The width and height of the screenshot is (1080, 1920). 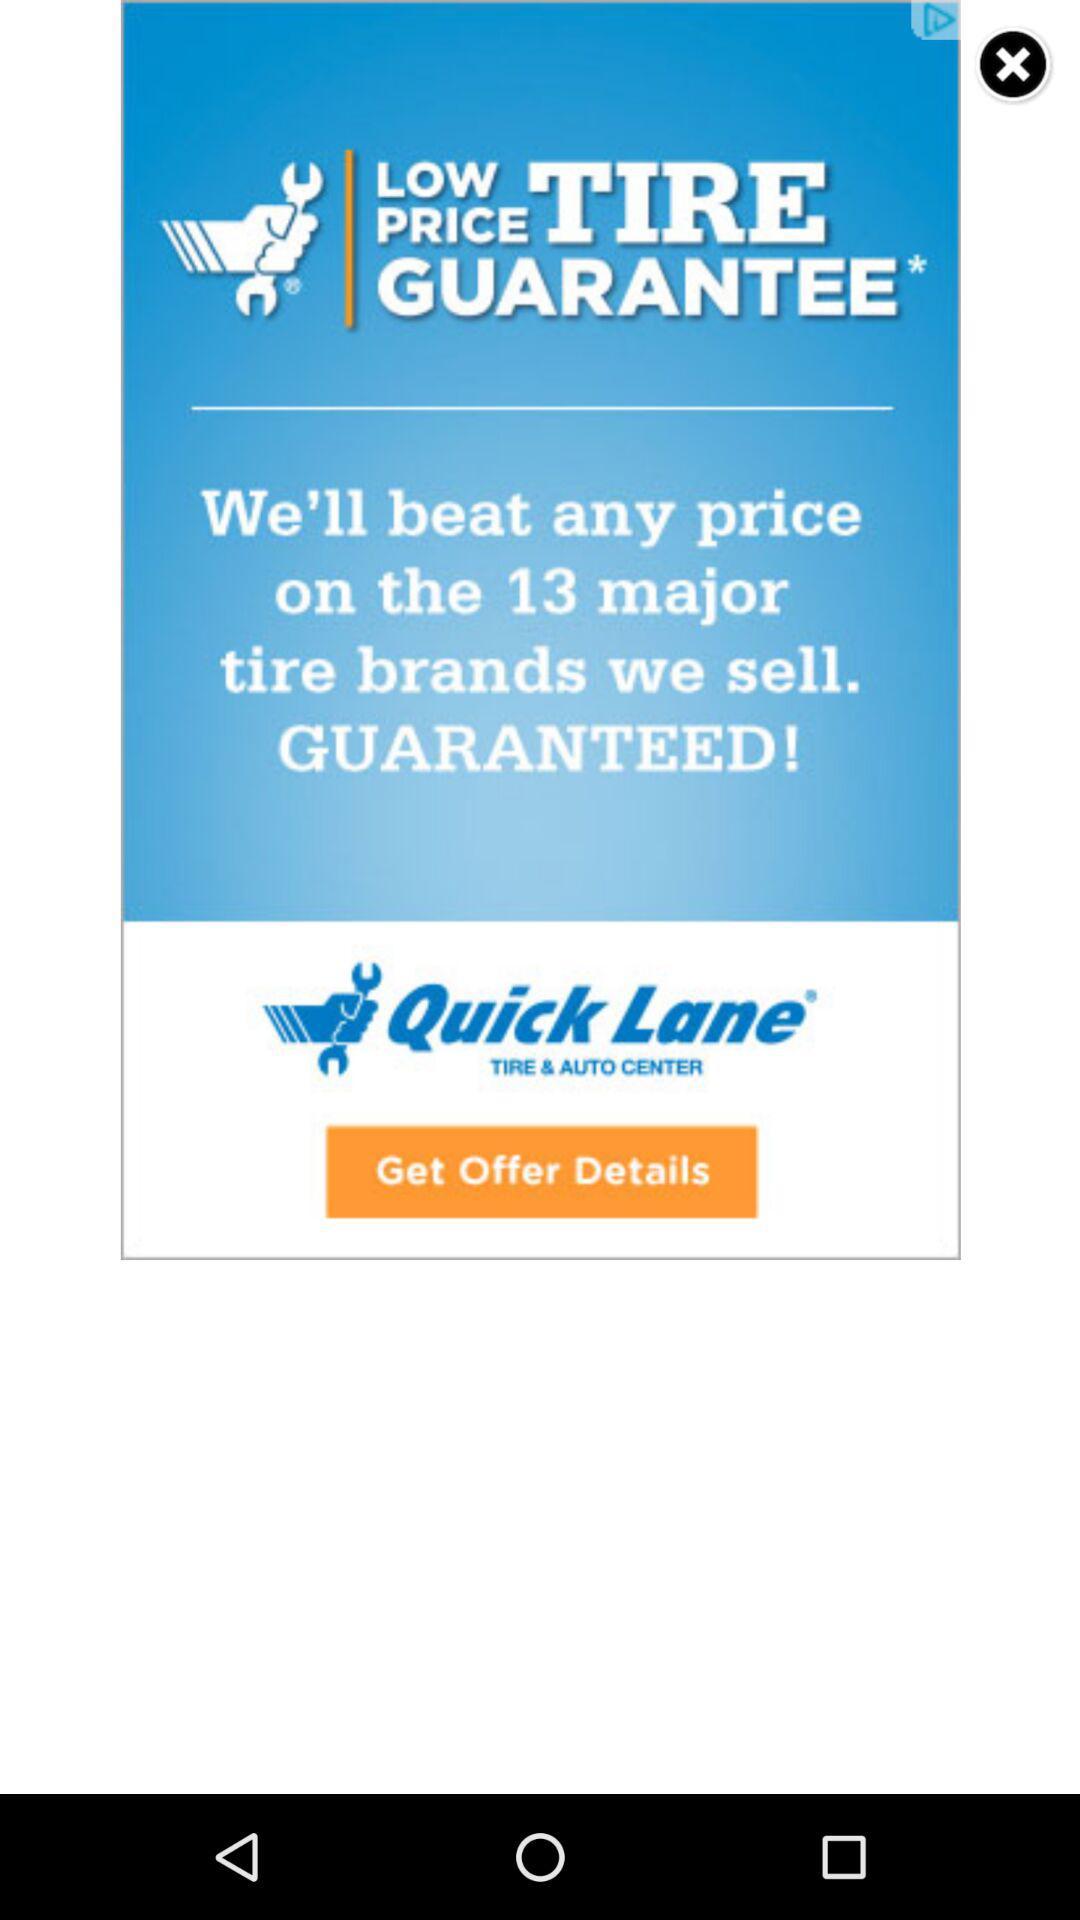 What do you see at coordinates (1014, 65) in the screenshot?
I see `switch to close` at bounding box center [1014, 65].